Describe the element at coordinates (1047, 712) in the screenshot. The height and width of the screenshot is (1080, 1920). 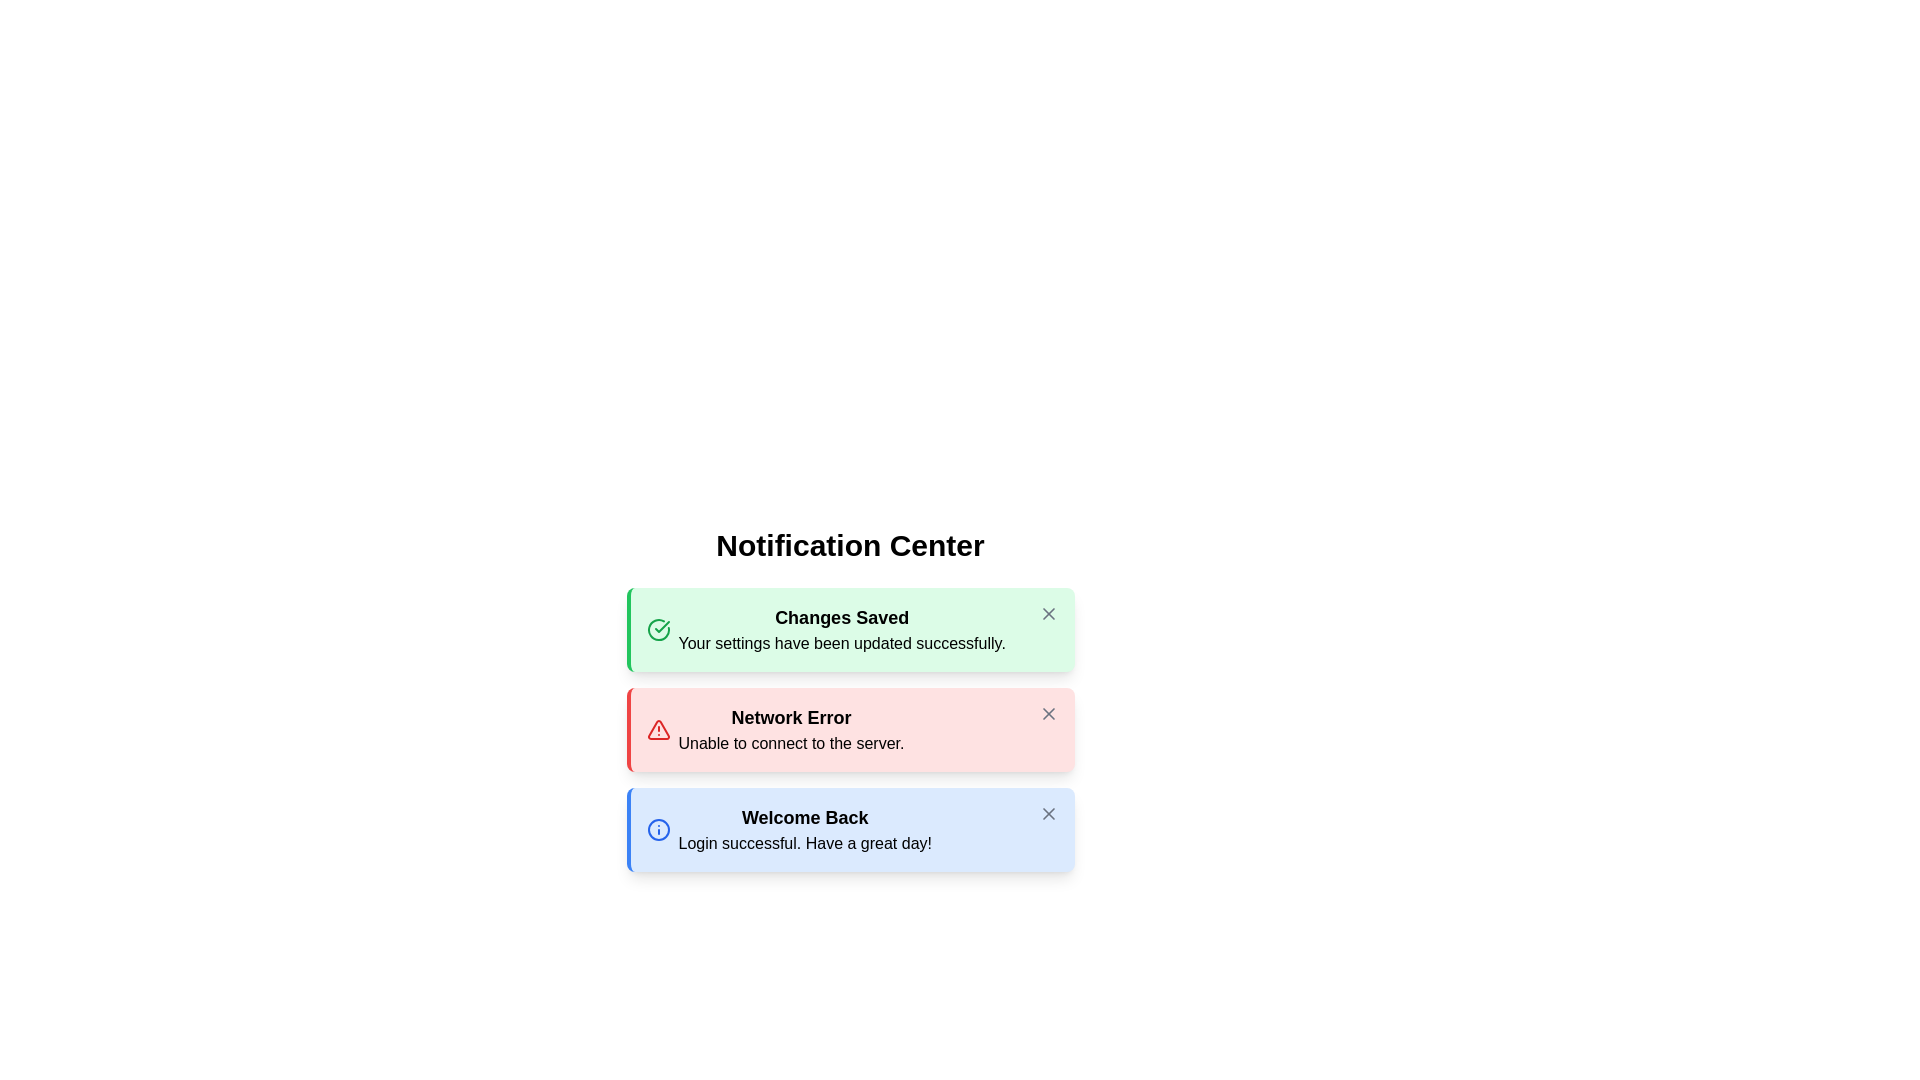
I see `the small X-shaped icon on the far-right side of the 'Network Error' notification box` at that location.